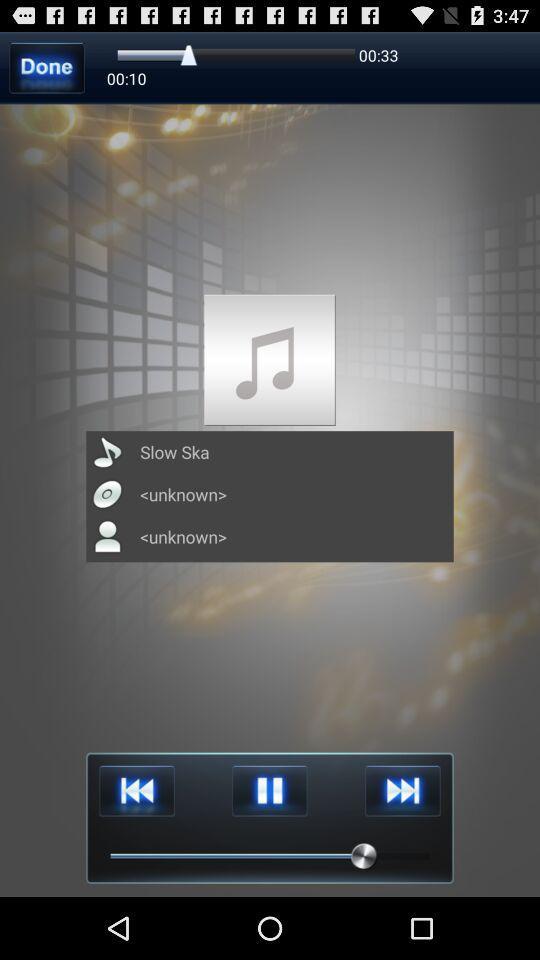  What do you see at coordinates (402, 791) in the screenshot?
I see `next song` at bounding box center [402, 791].